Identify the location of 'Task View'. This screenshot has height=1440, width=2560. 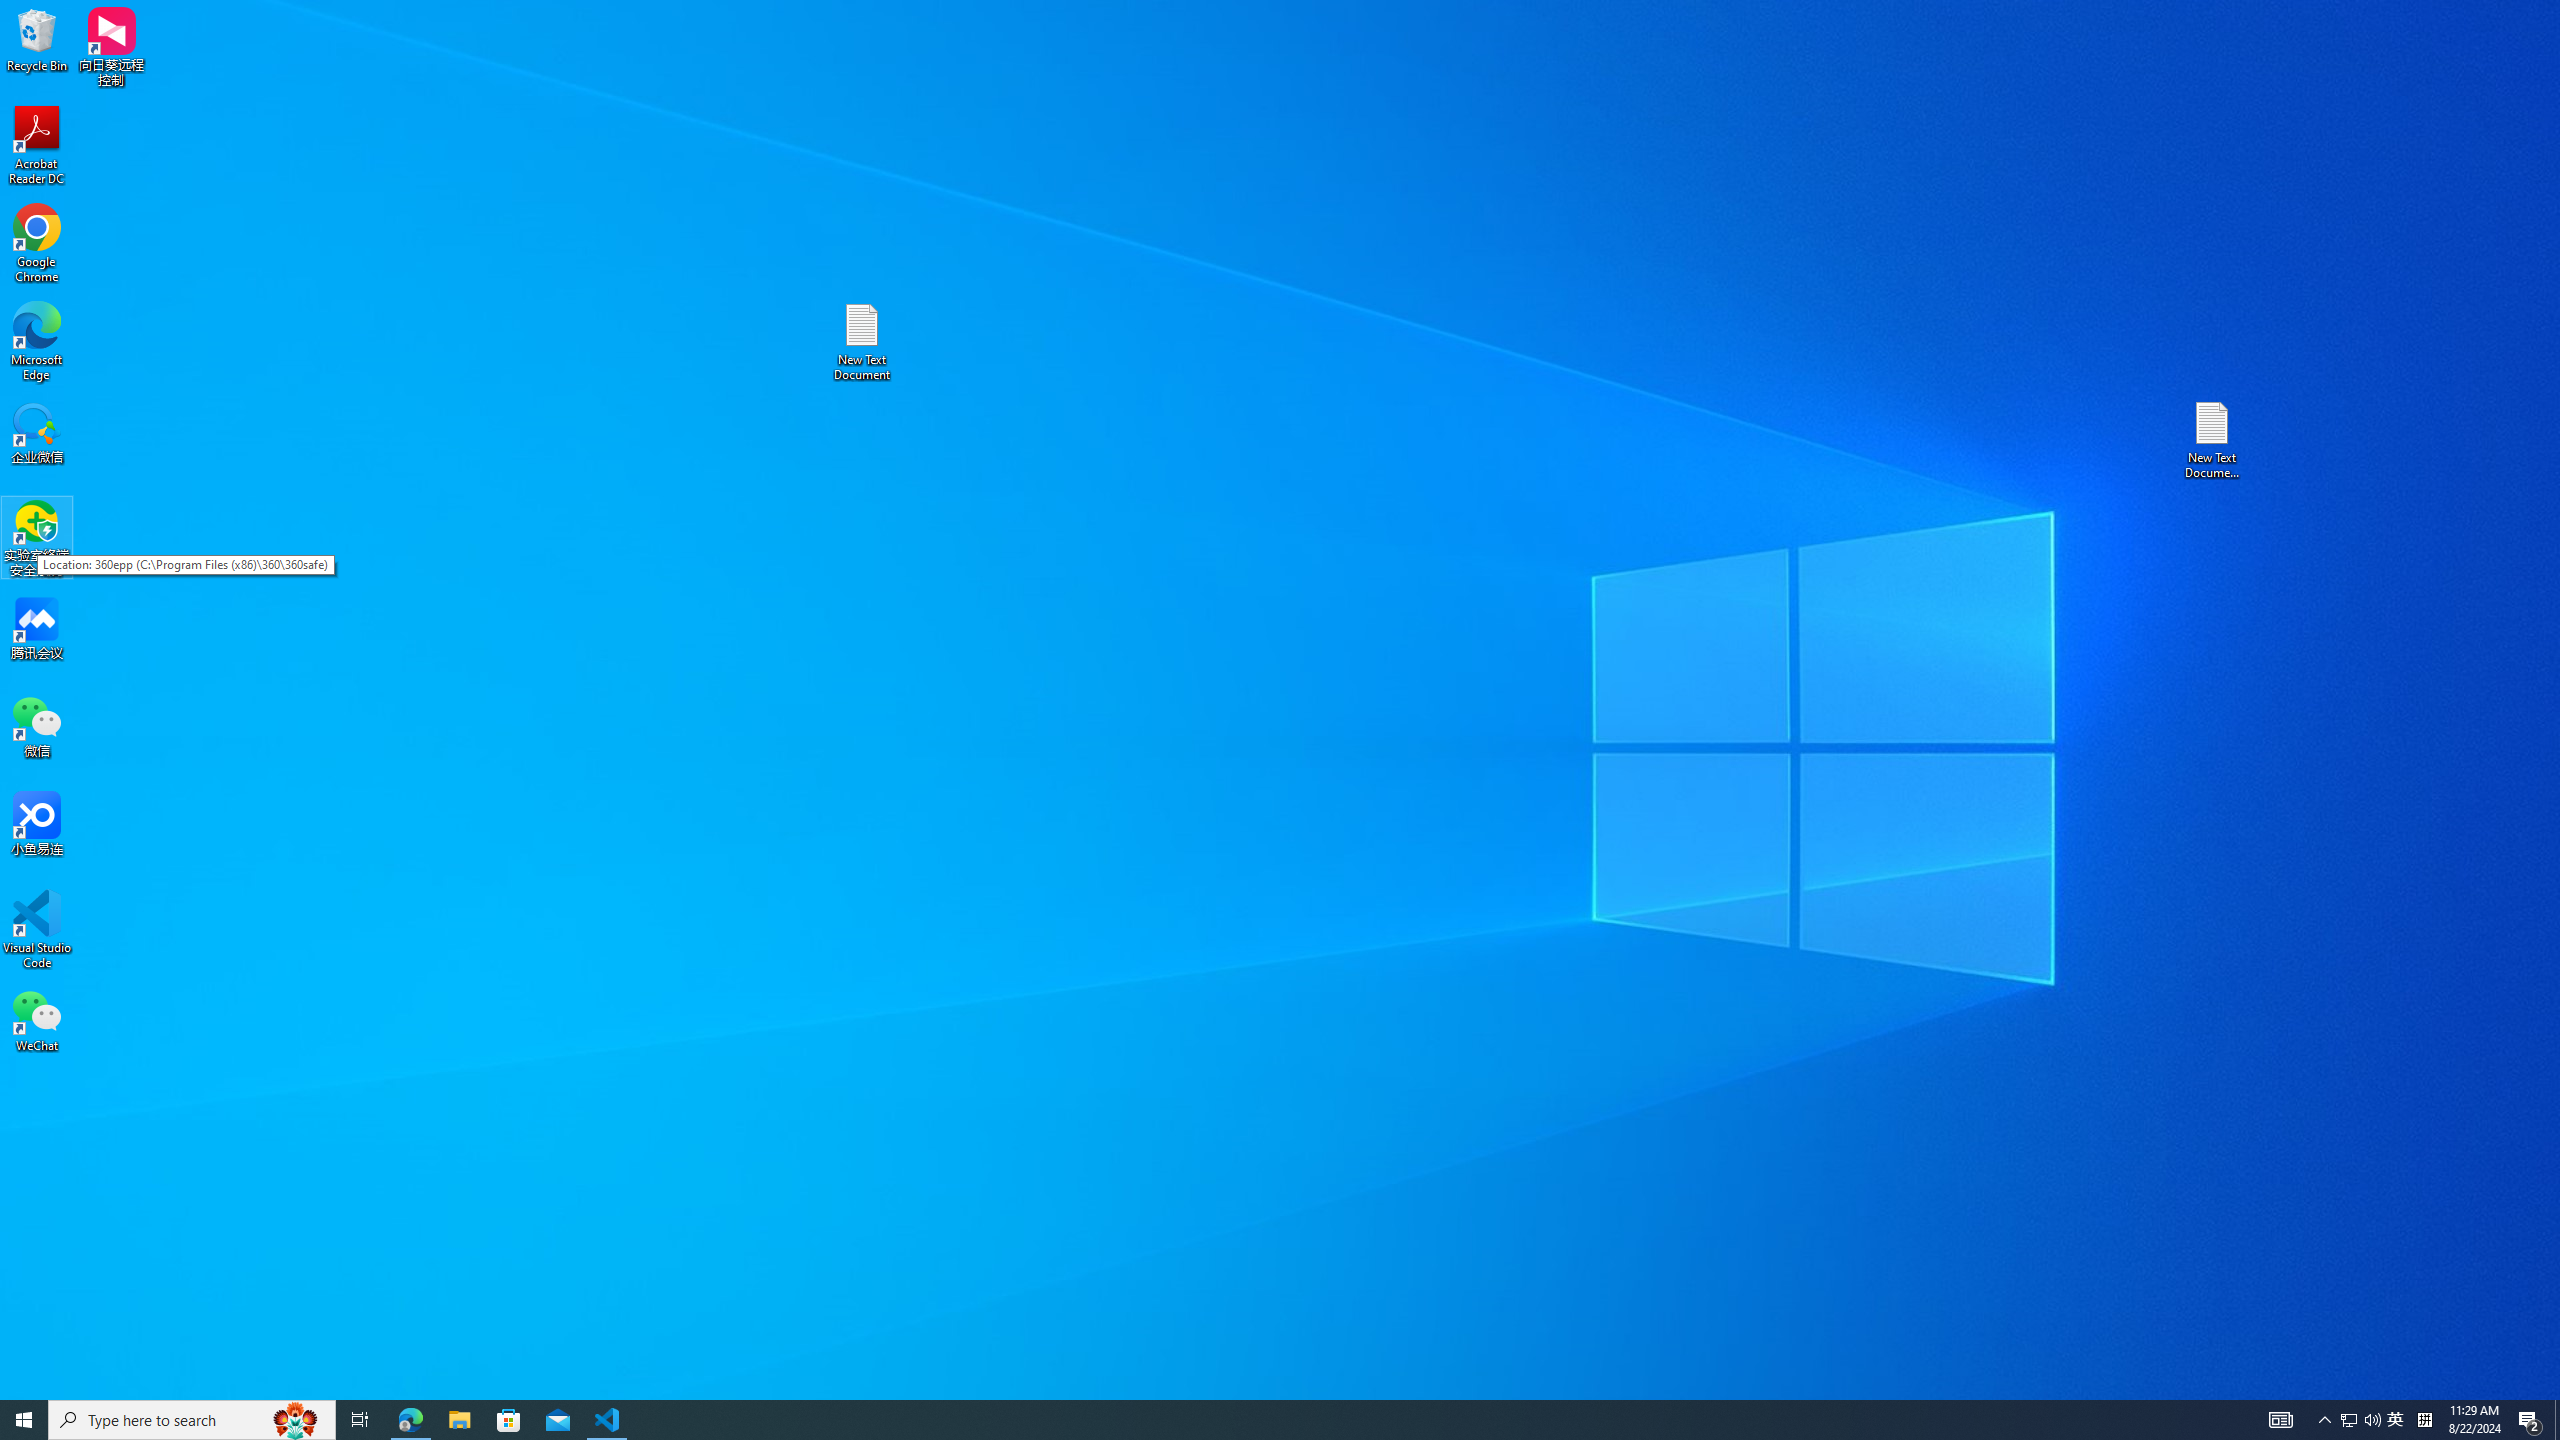
(358, 1418).